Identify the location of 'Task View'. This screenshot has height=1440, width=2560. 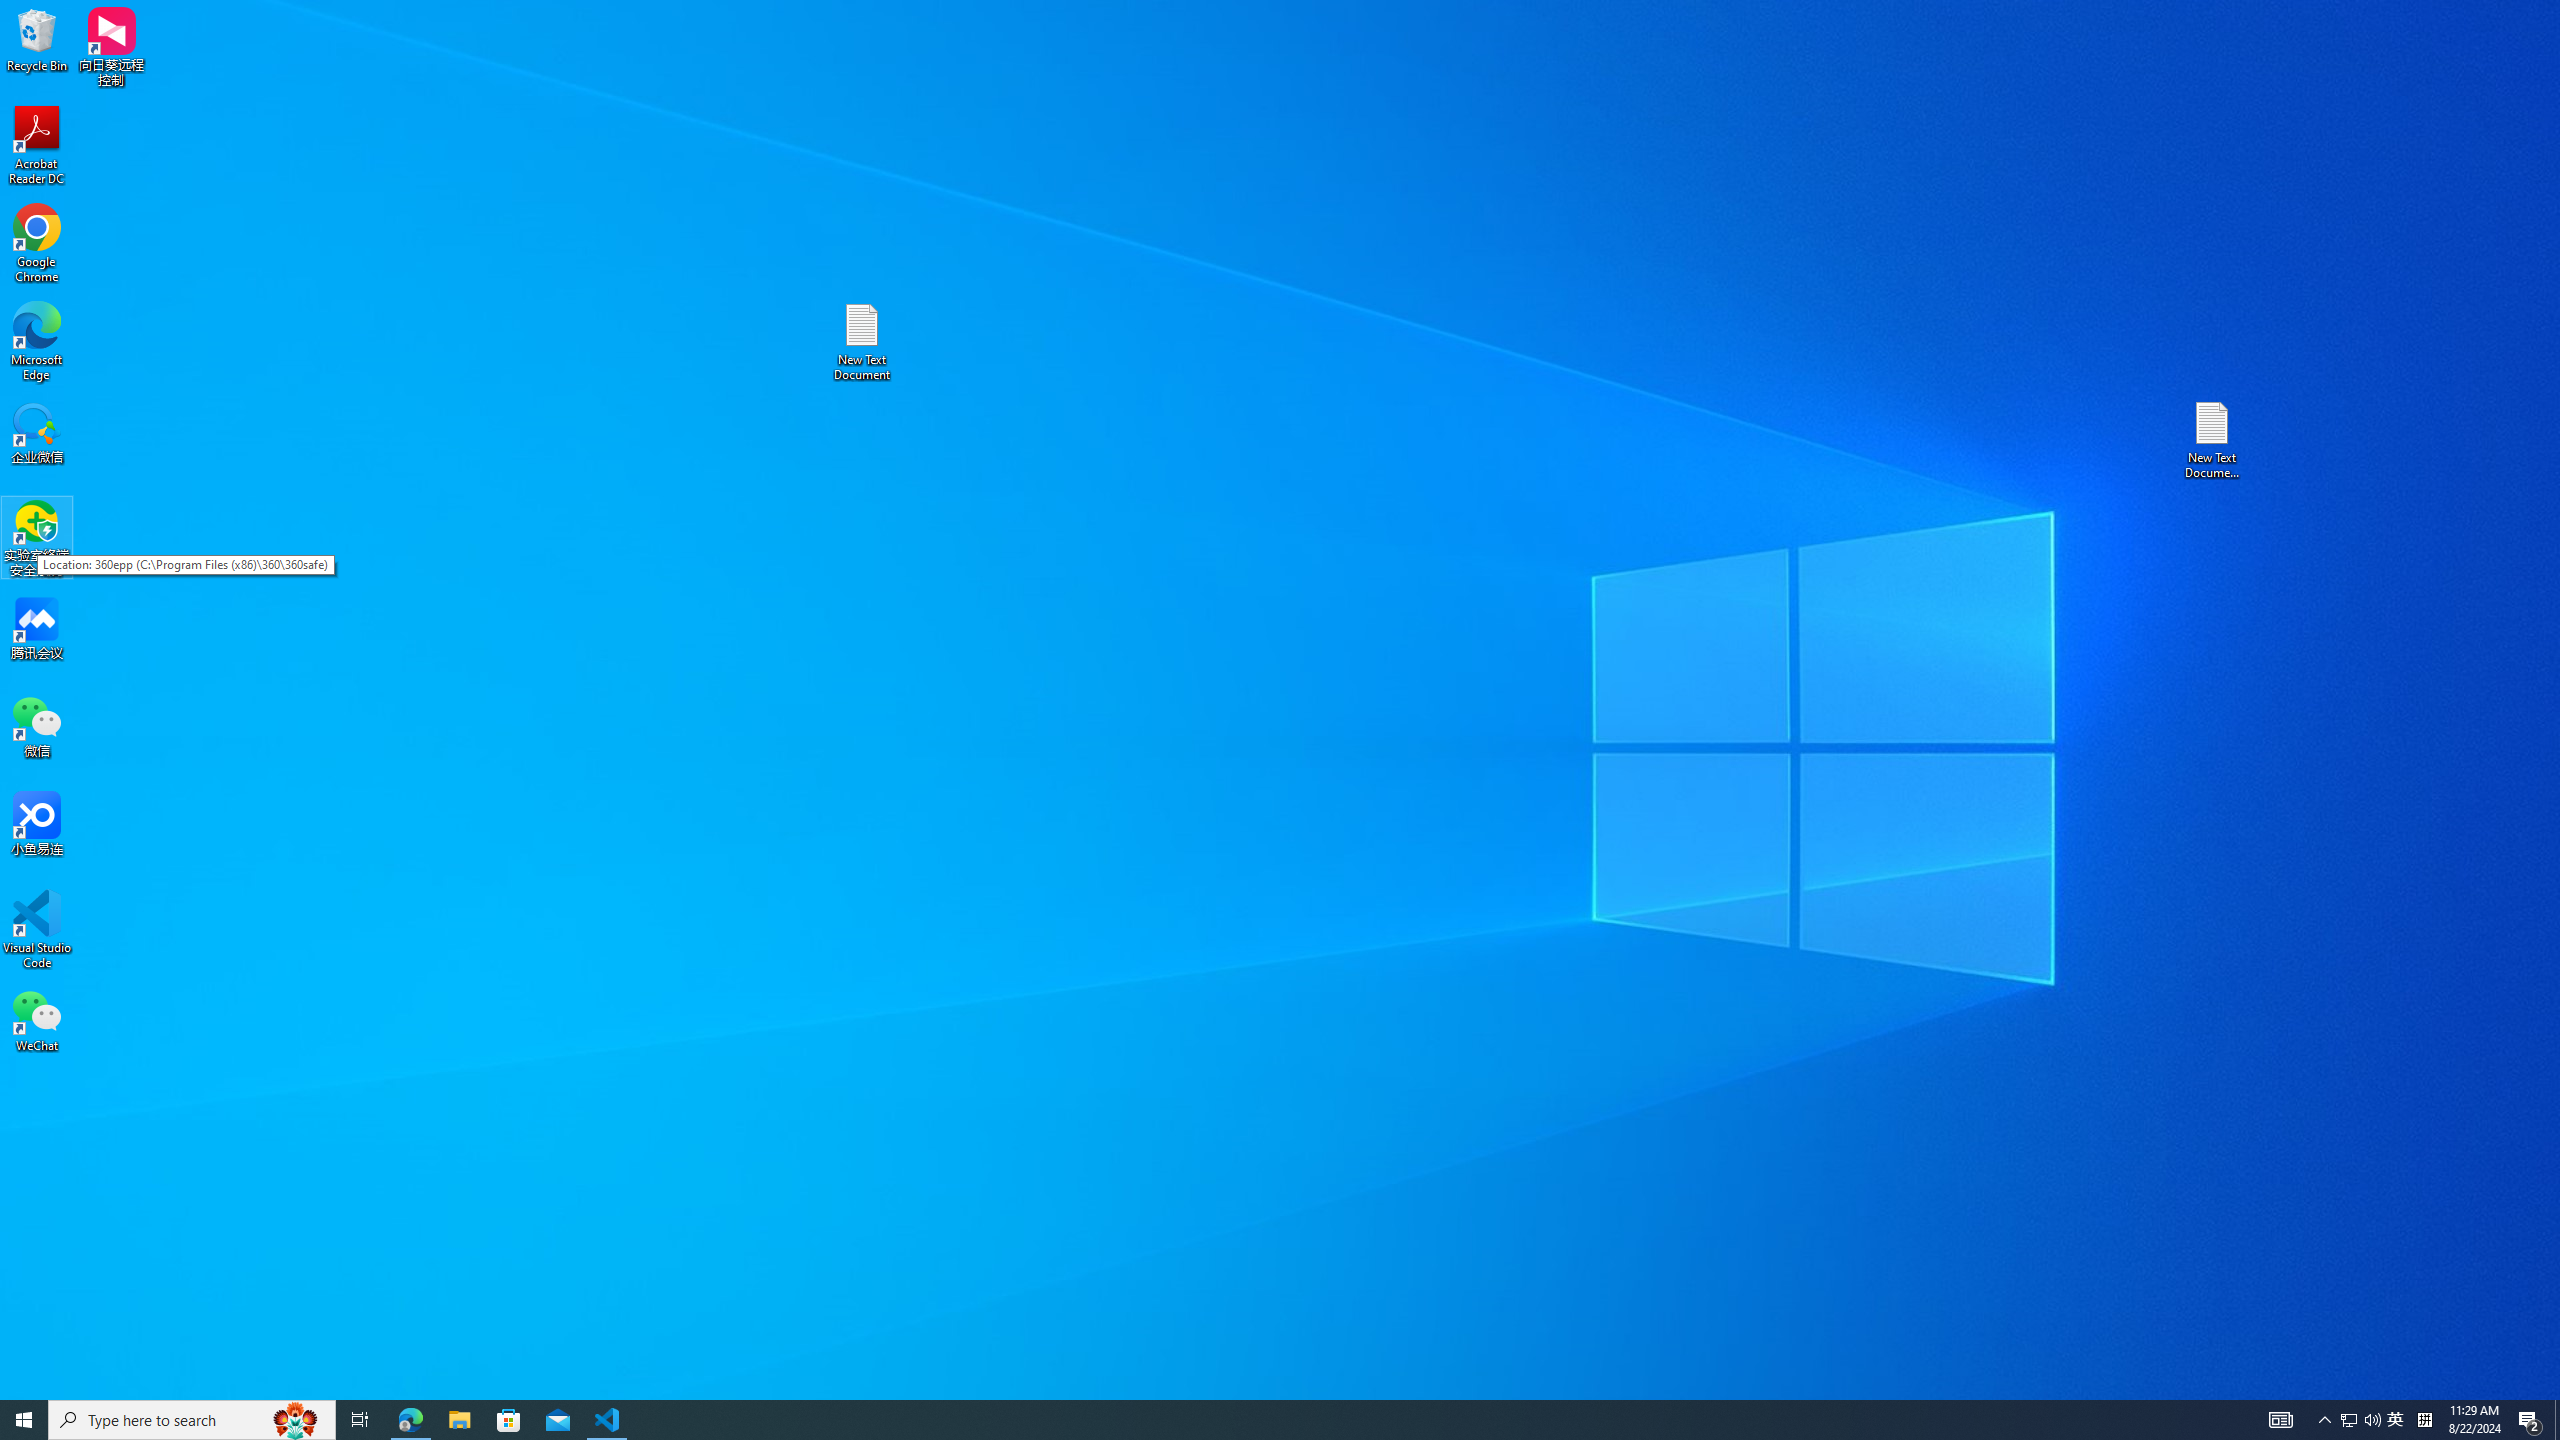
(358, 1418).